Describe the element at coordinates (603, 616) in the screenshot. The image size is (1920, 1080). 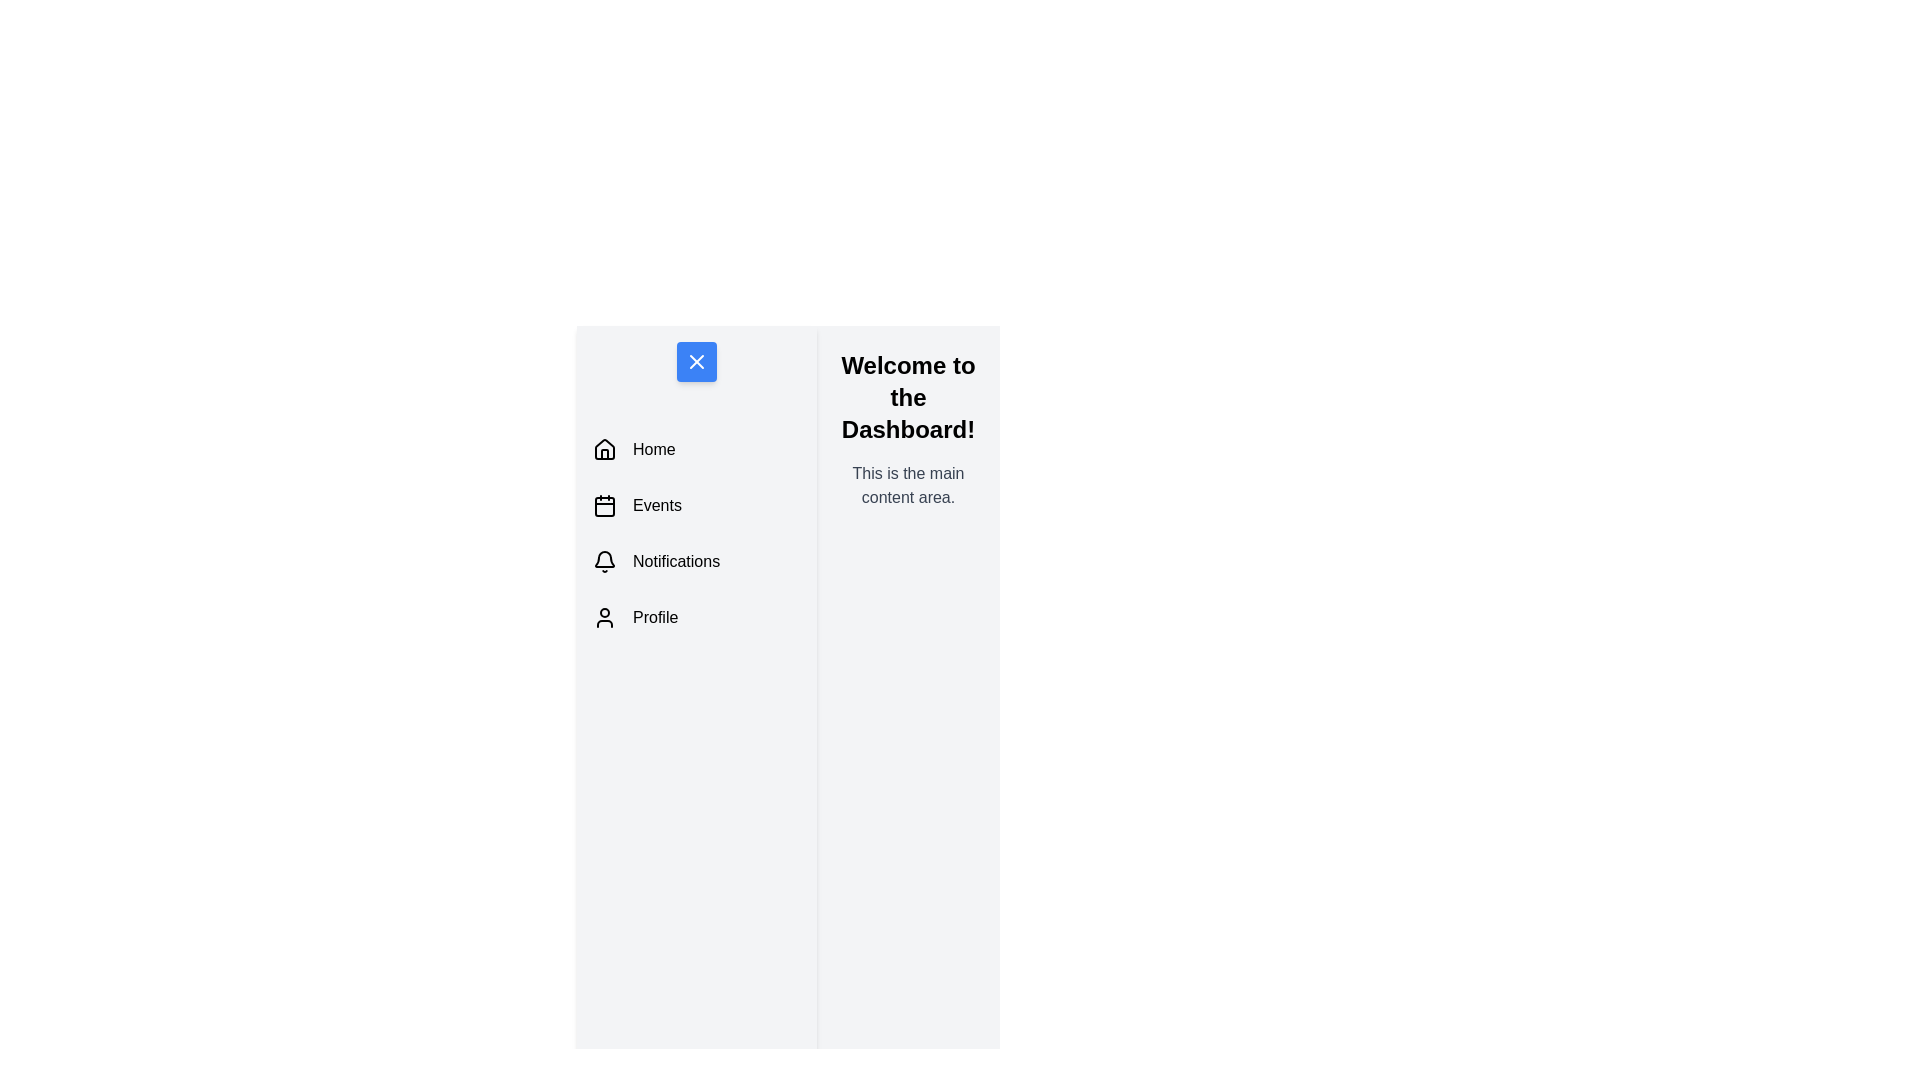
I see `the user icon in the 'Profile' section of the left sidebar, which is depicted as a simplistic outline of a person` at that location.